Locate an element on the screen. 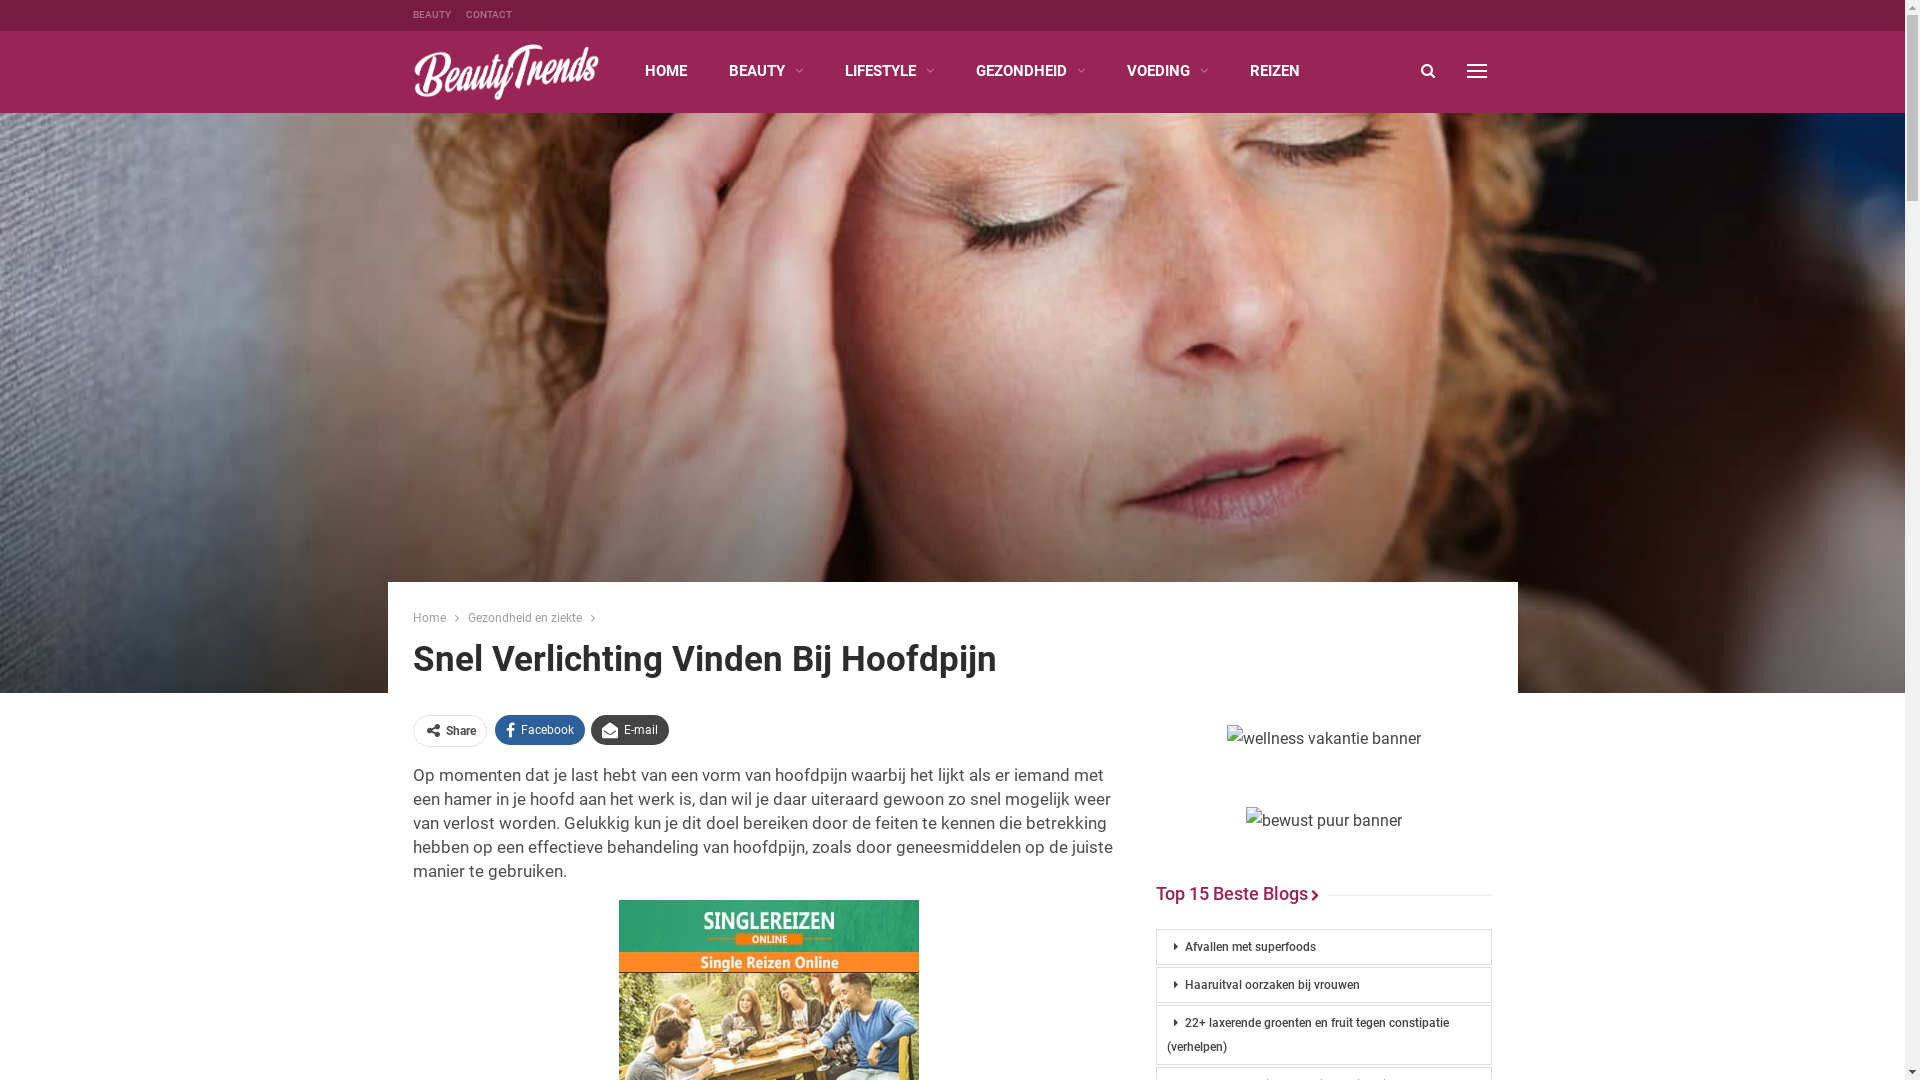 The image size is (1920, 1080). 'REIZEN' is located at coordinates (1274, 69).